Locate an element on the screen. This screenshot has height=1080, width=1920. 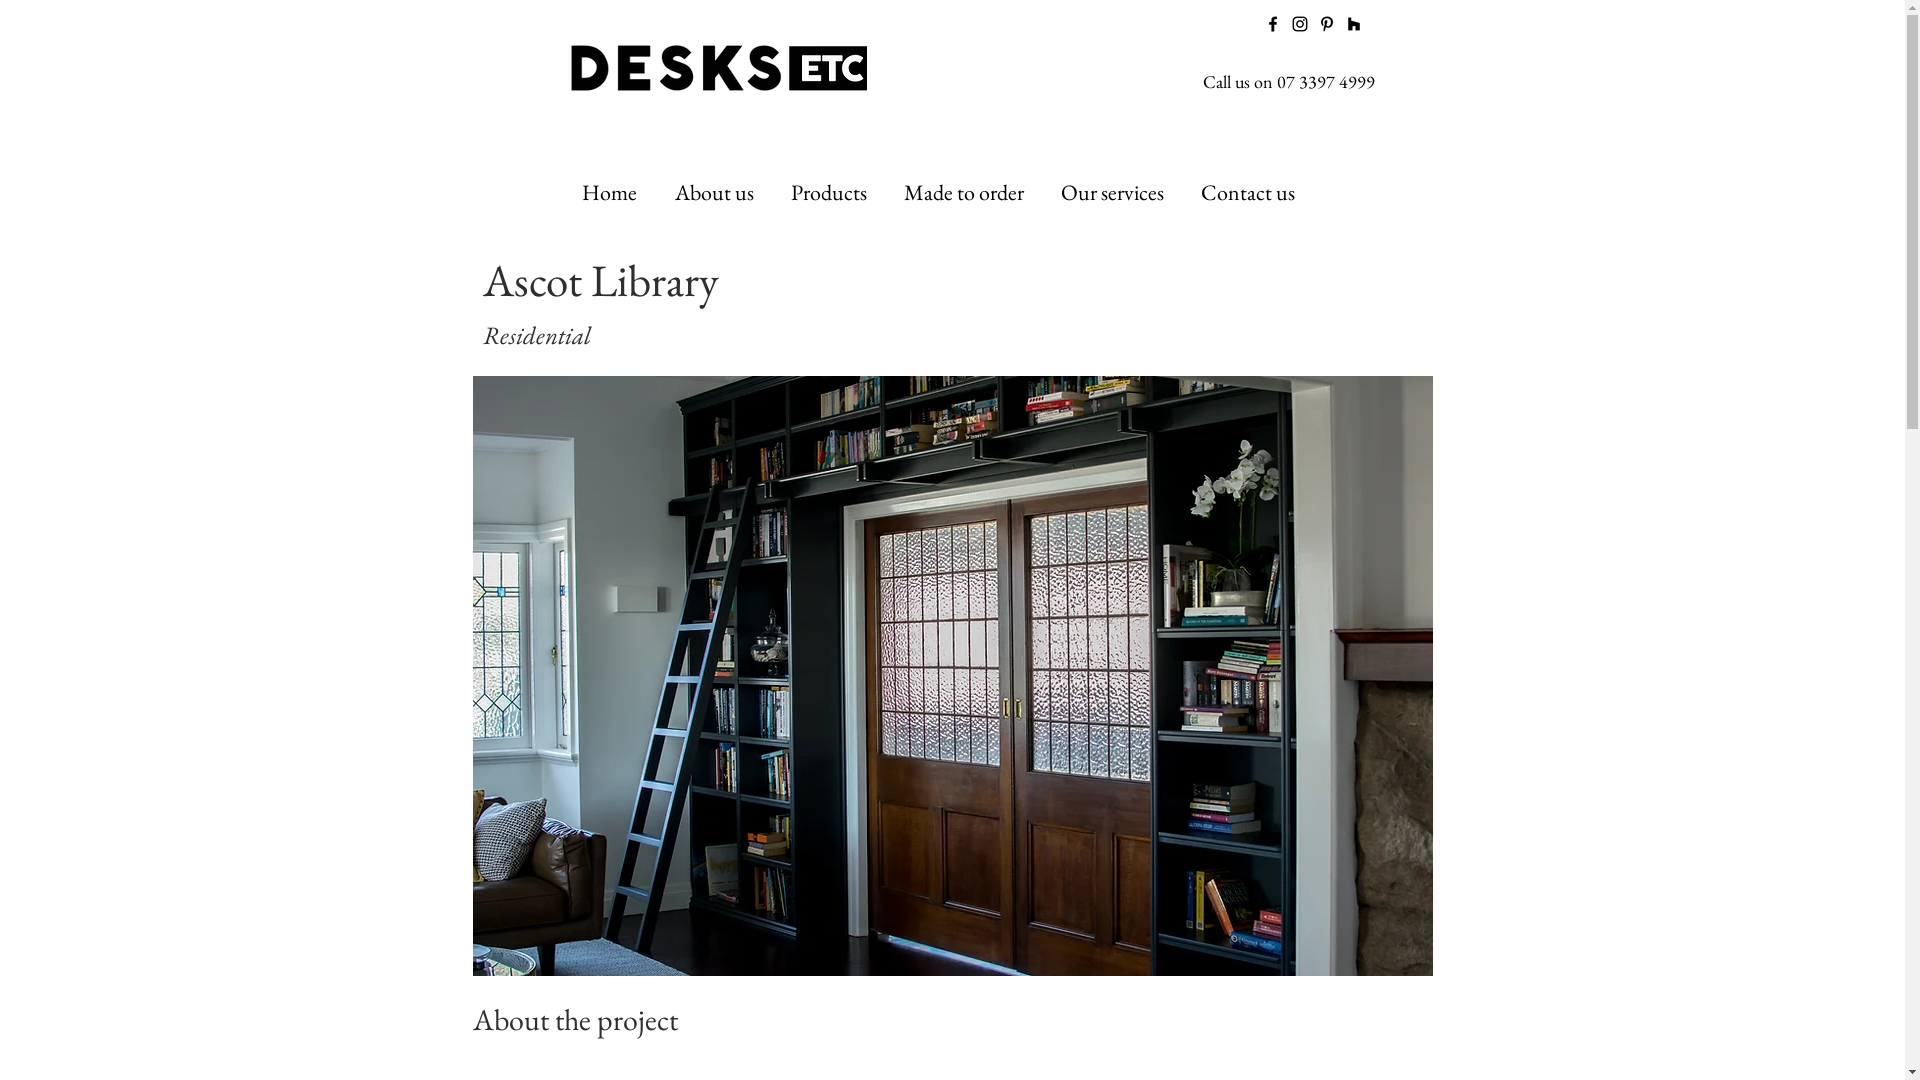
'Call us on 07 3397 4999' is located at coordinates (1287, 80).